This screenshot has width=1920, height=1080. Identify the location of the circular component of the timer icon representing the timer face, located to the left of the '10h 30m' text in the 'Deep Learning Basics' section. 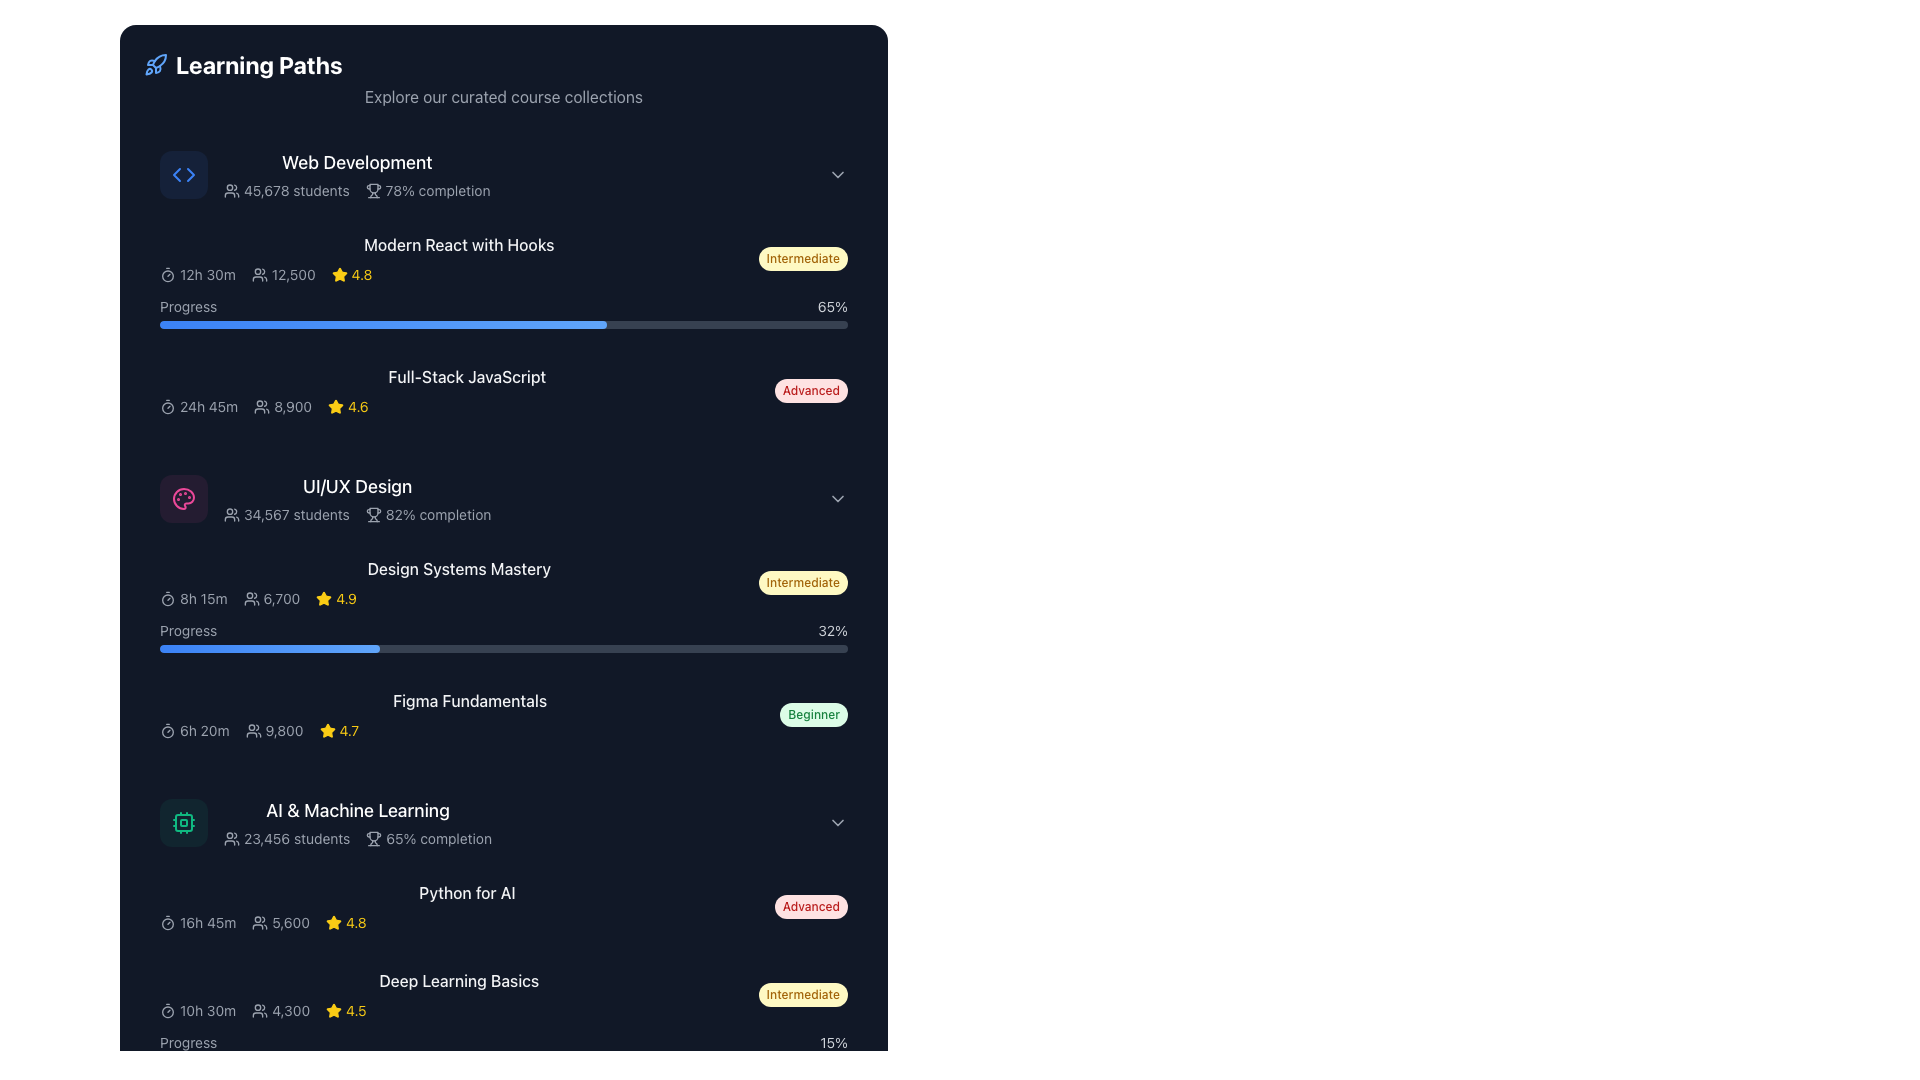
(168, 1011).